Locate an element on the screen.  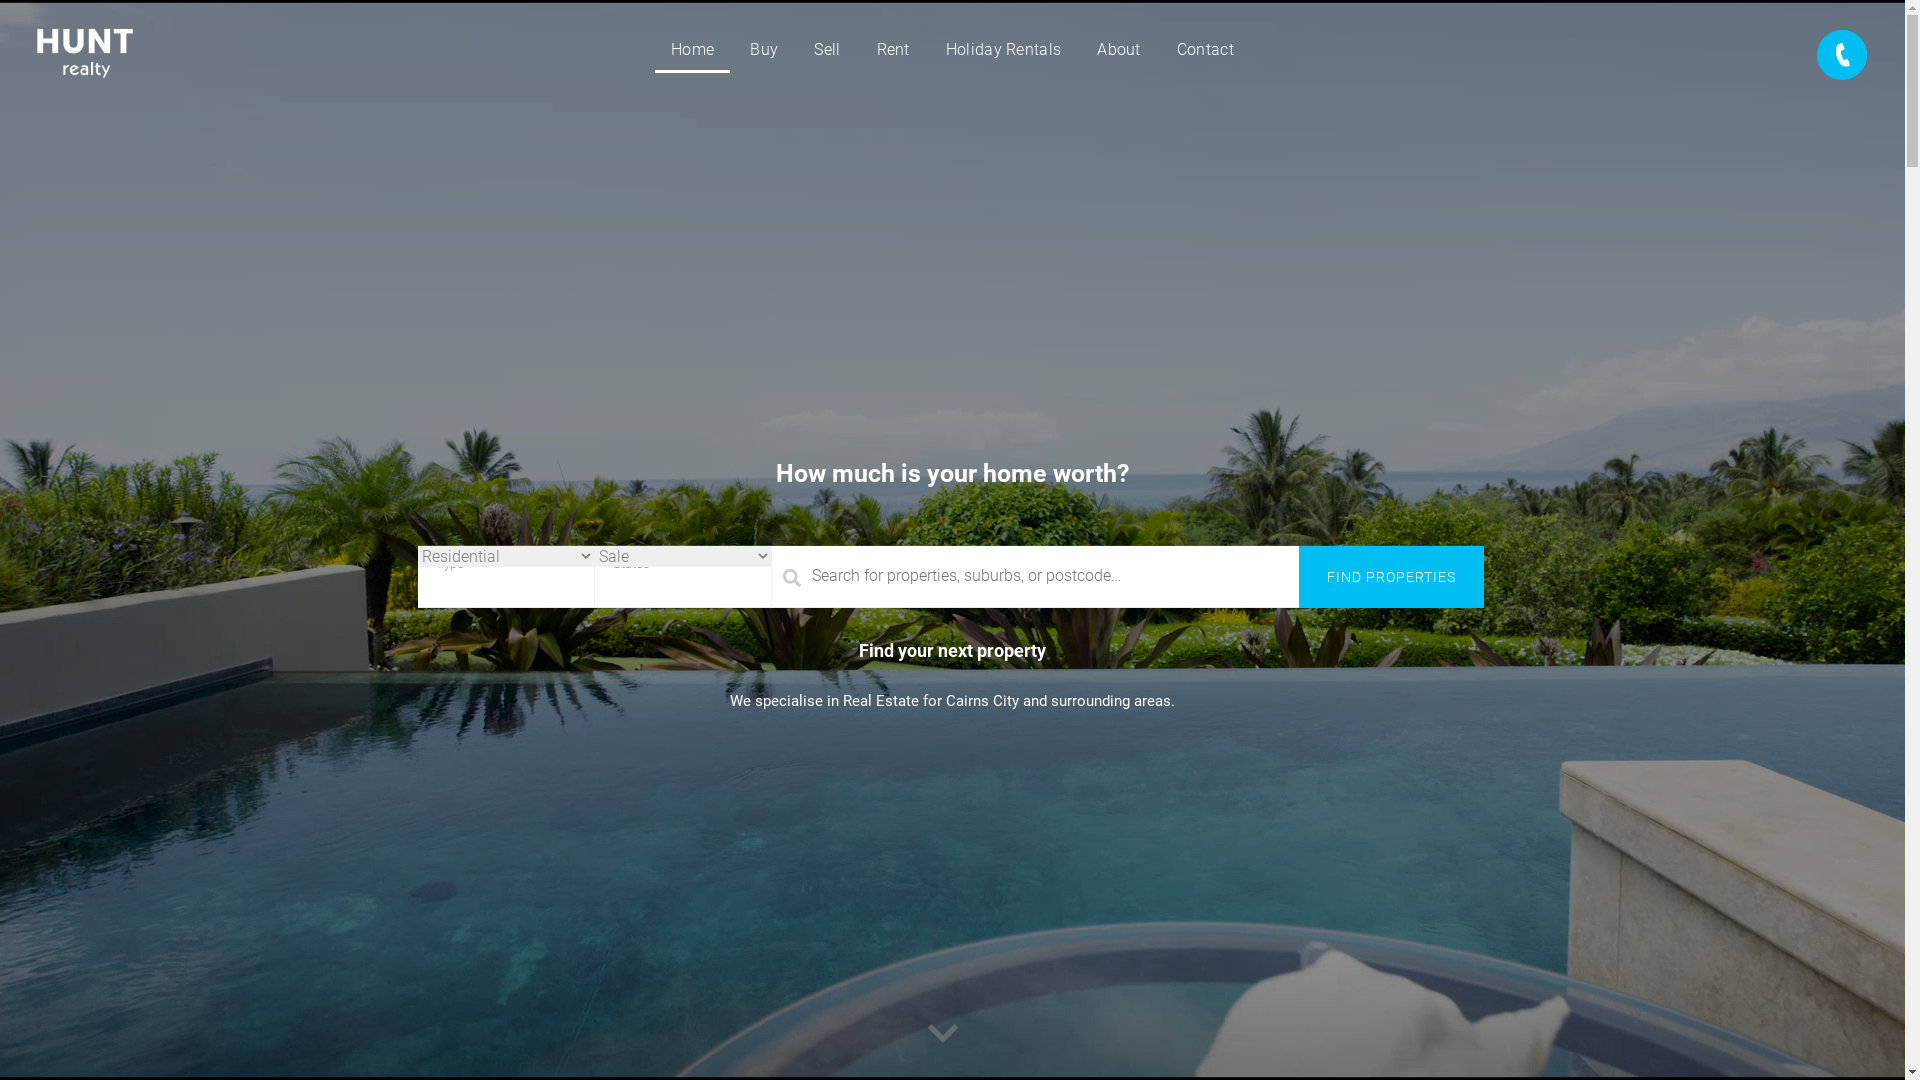
'Contact' is located at coordinates (1204, 49).